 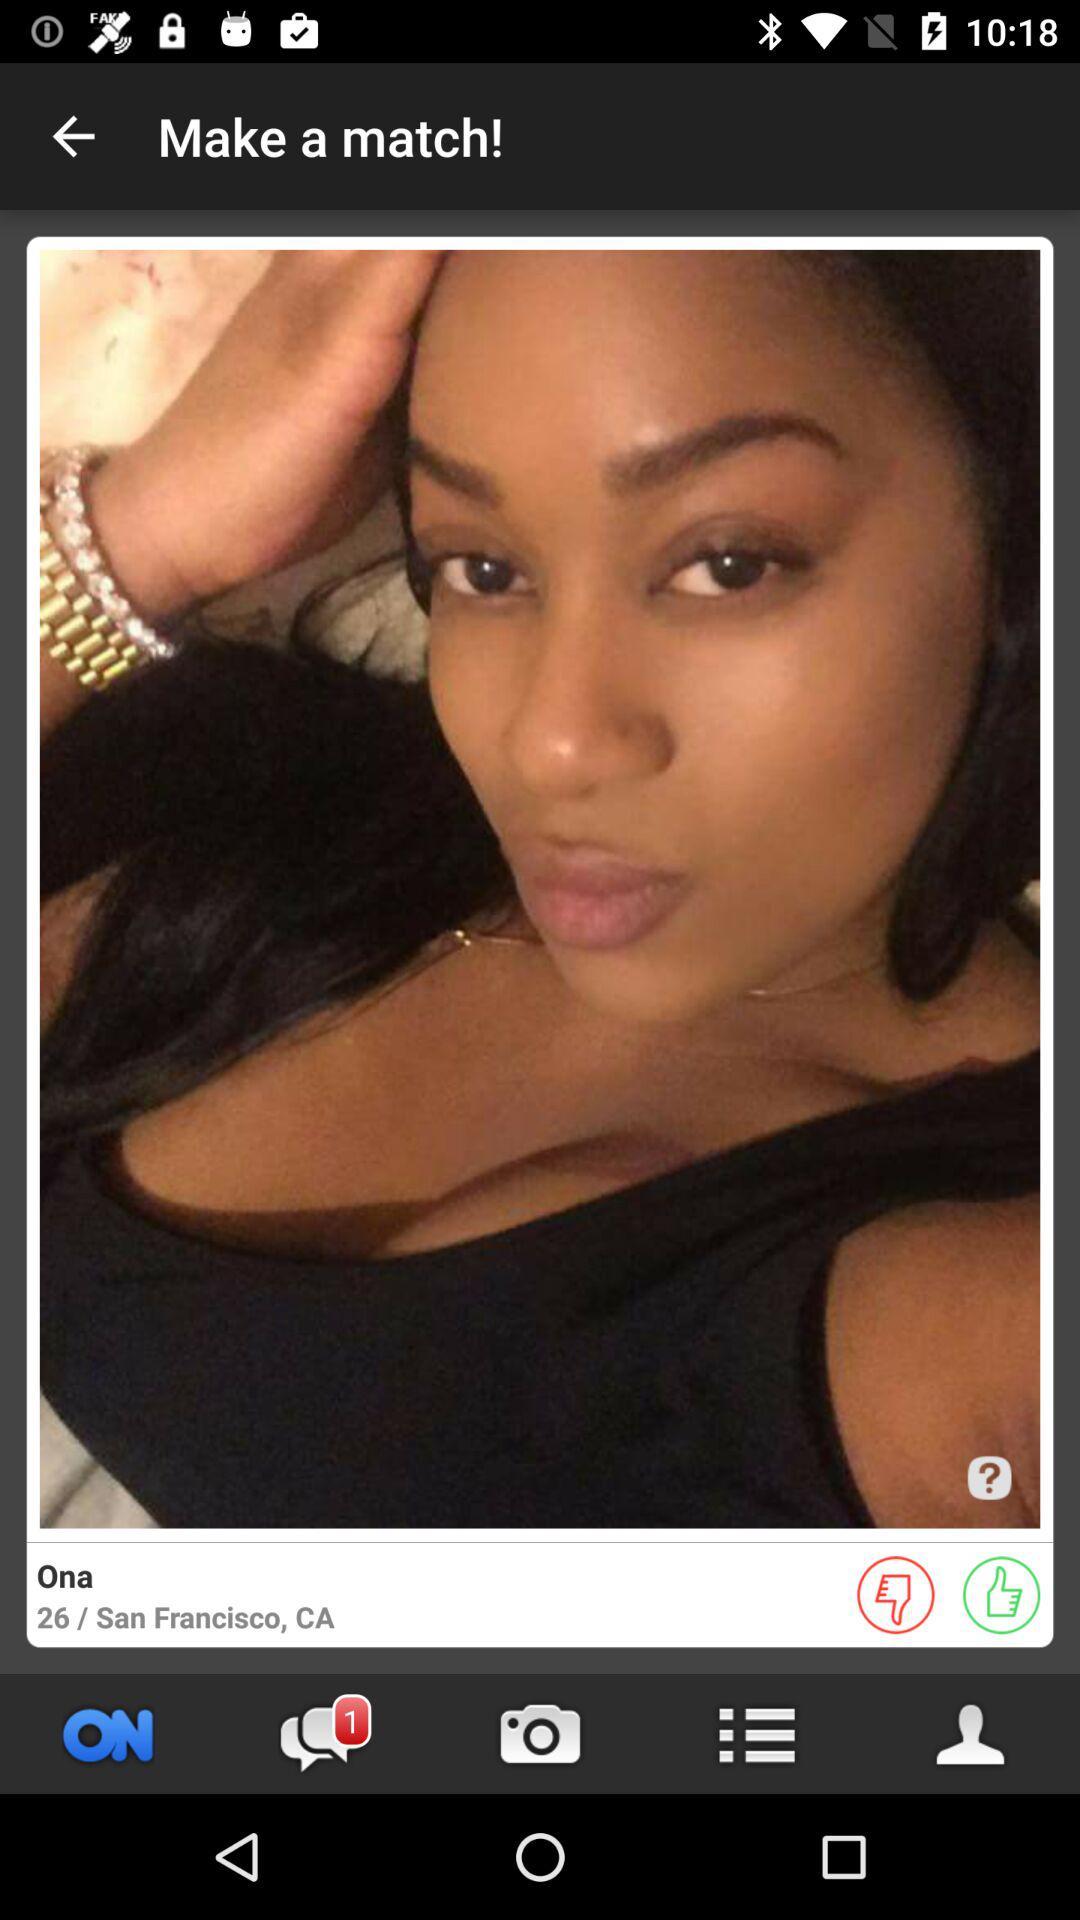 What do you see at coordinates (988, 1478) in the screenshot?
I see `the question mark icon at the right bottom of the page` at bounding box center [988, 1478].